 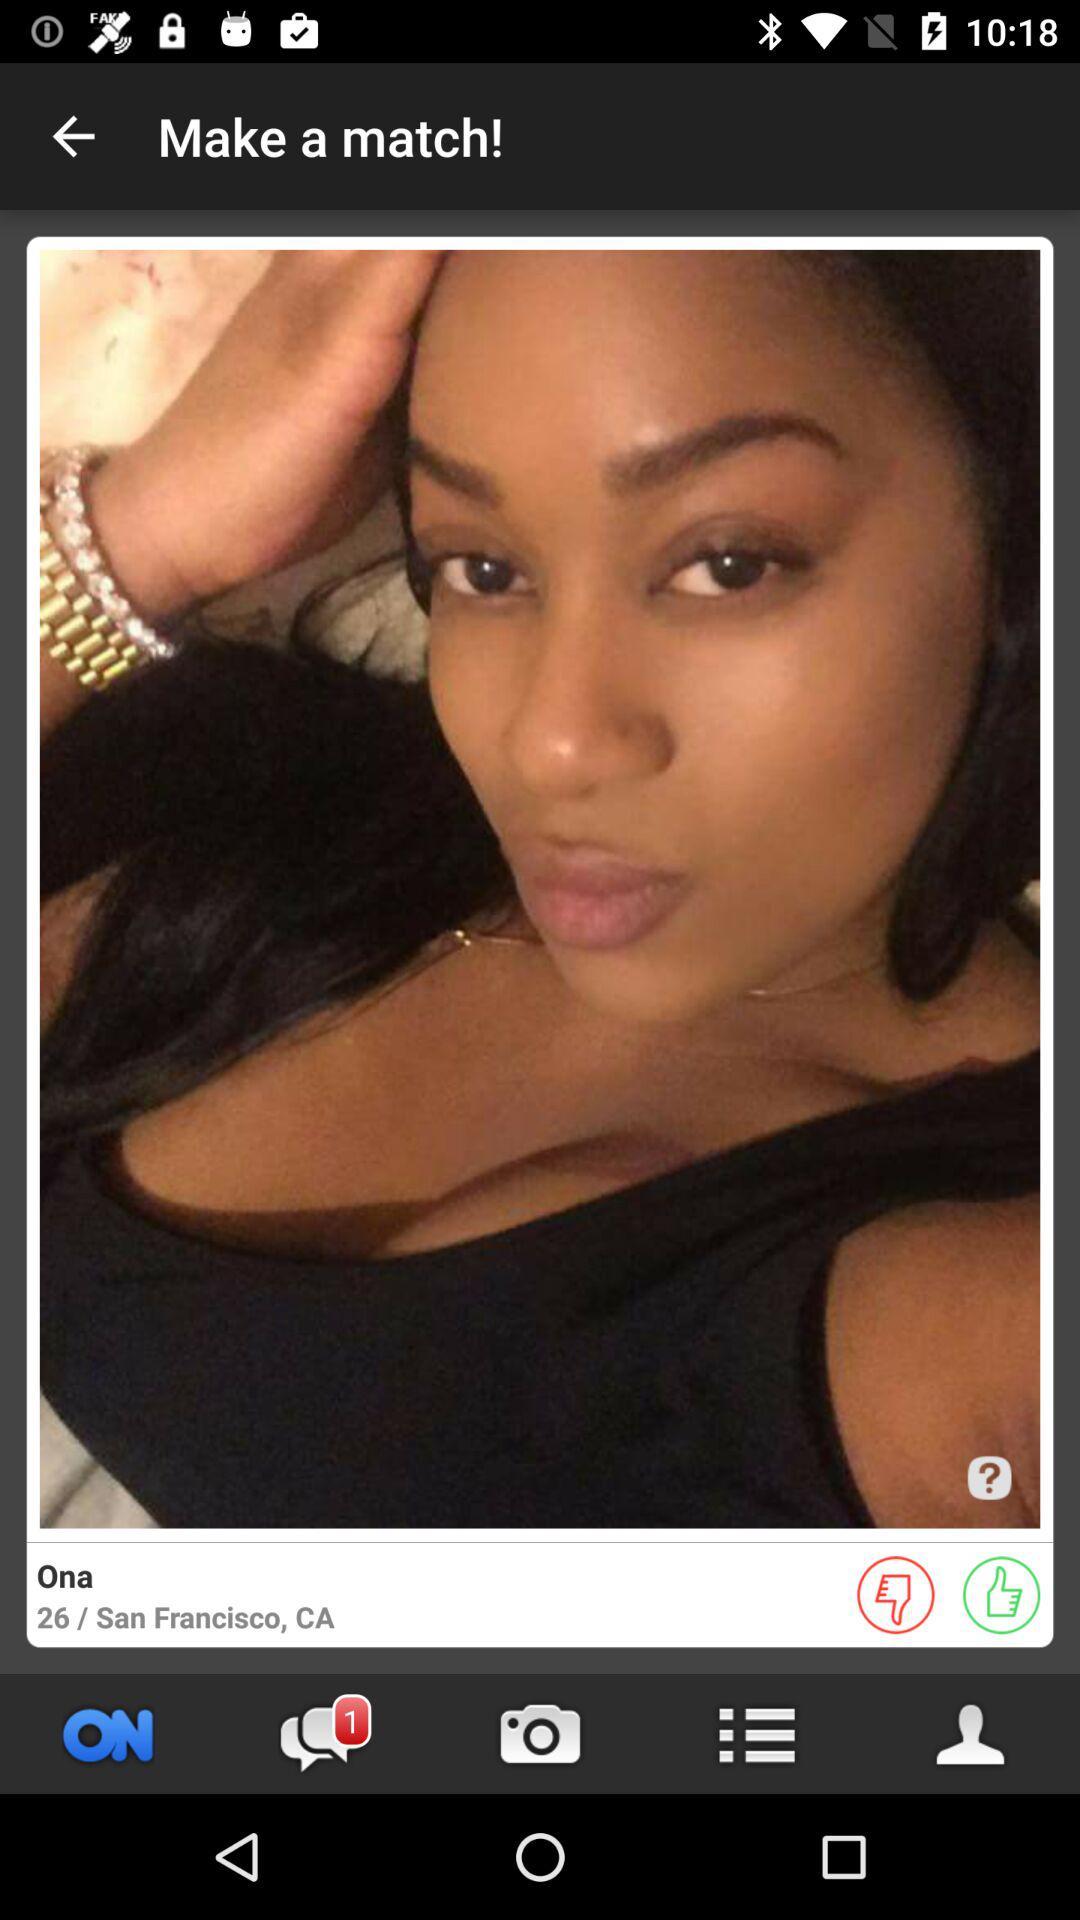 What do you see at coordinates (988, 1478) in the screenshot?
I see `the question mark icon at the right bottom of the page` at bounding box center [988, 1478].